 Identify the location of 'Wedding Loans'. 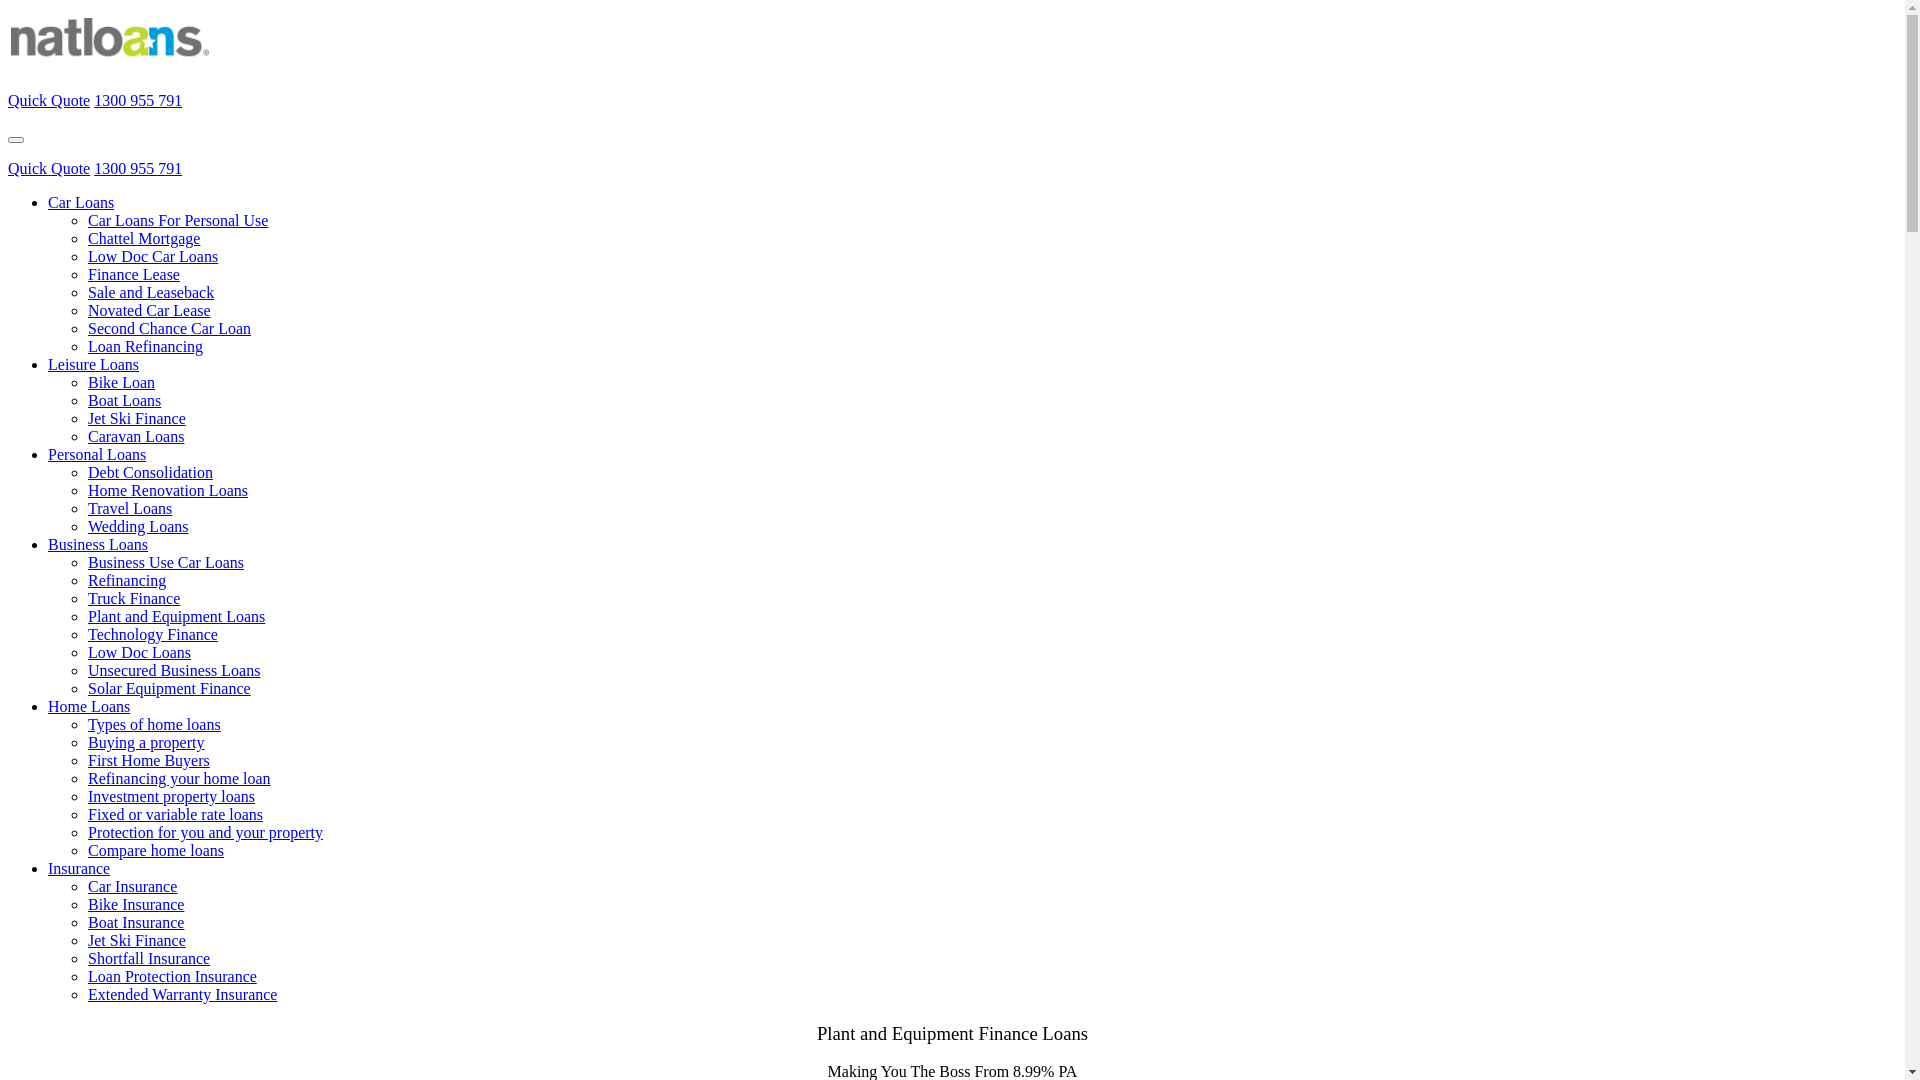
(86, 525).